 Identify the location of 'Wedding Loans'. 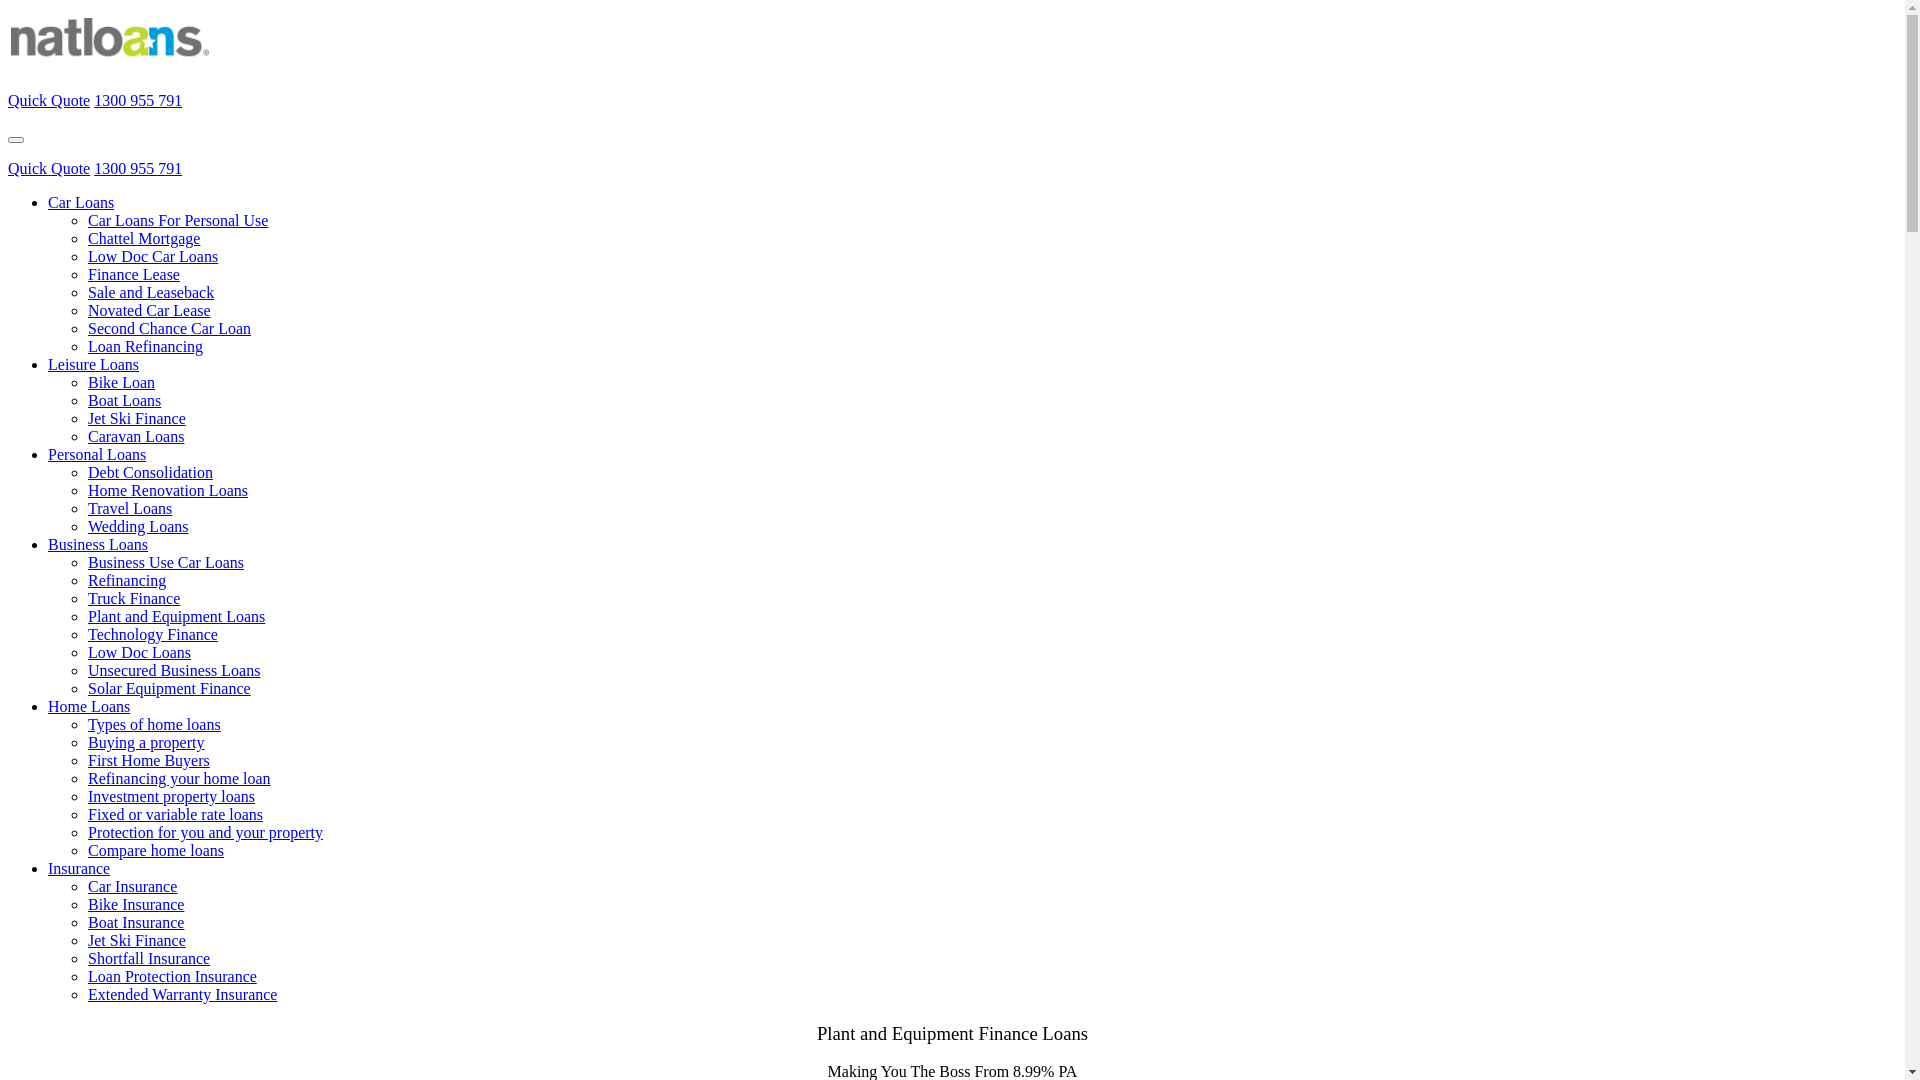
(86, 525).